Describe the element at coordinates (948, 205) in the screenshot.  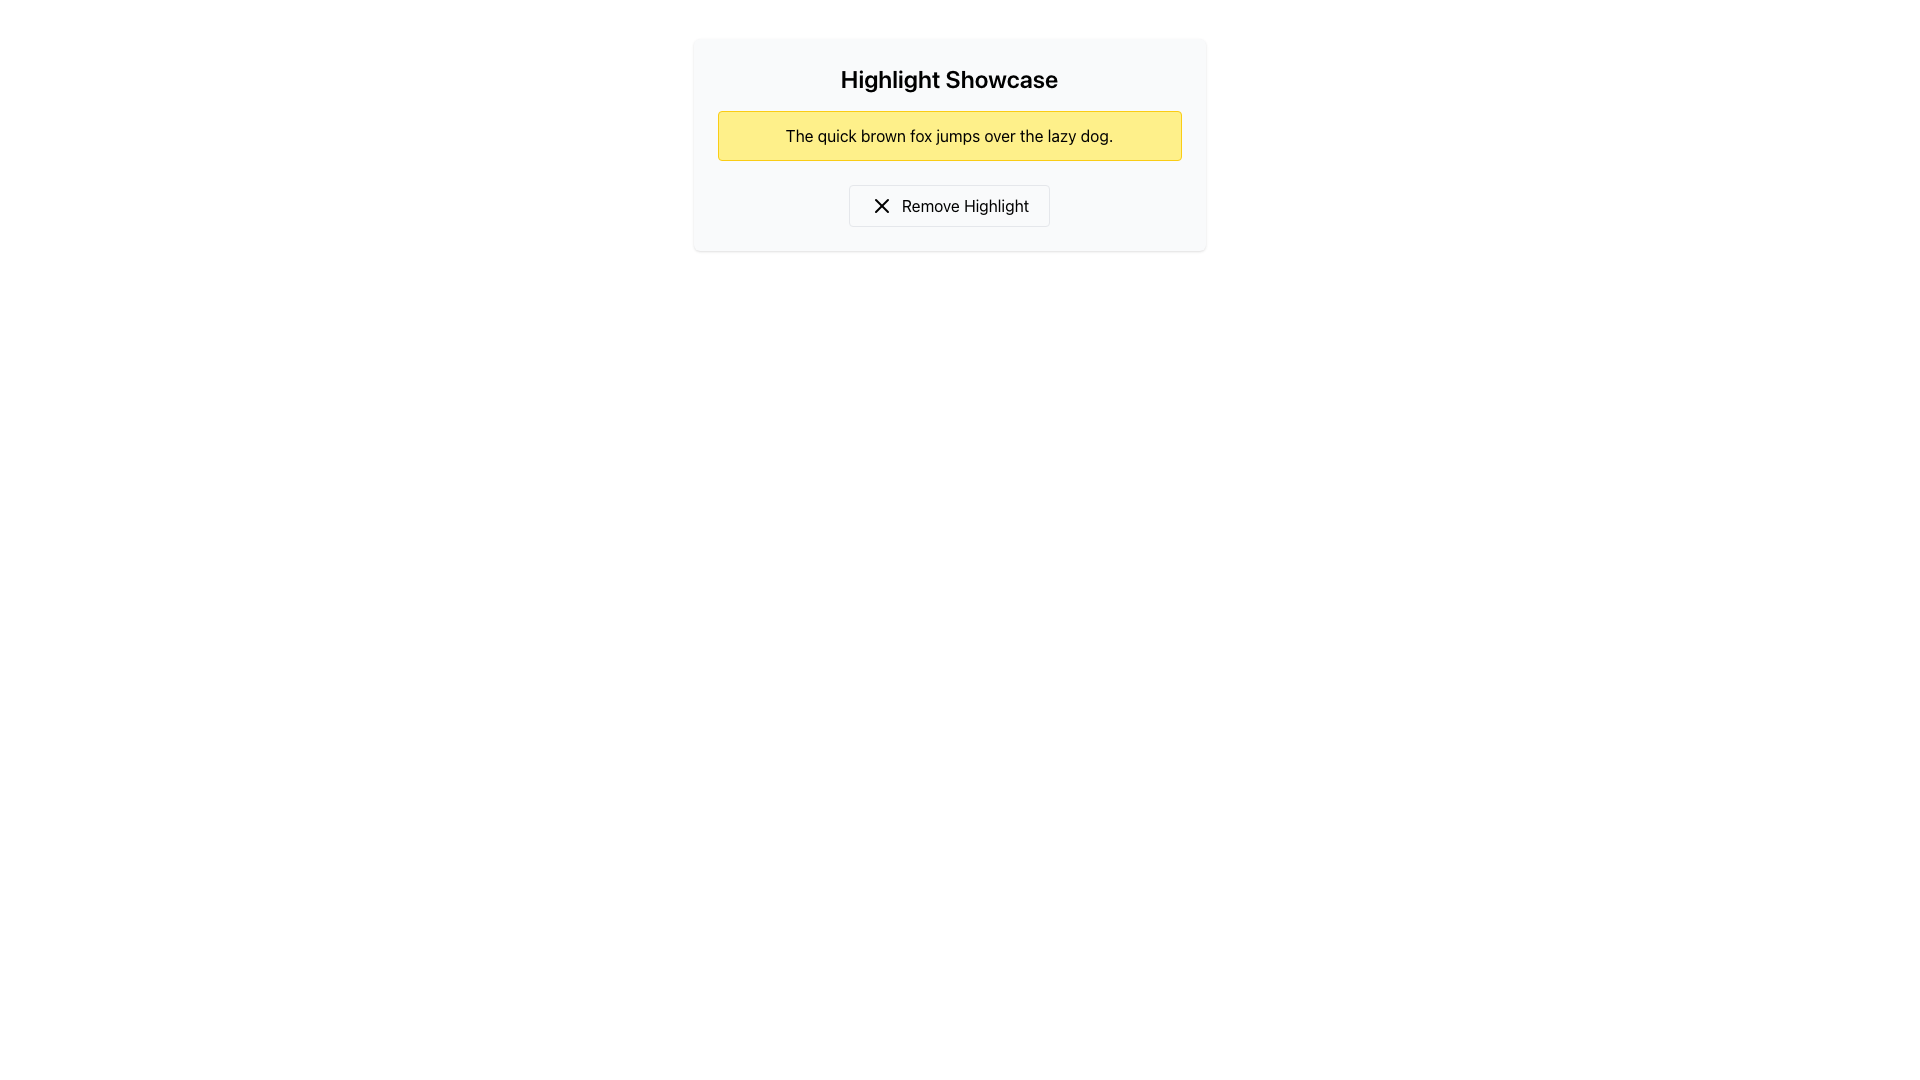
I see `the button located at the bottom of the 'Highlight Showcase' section` at that location.